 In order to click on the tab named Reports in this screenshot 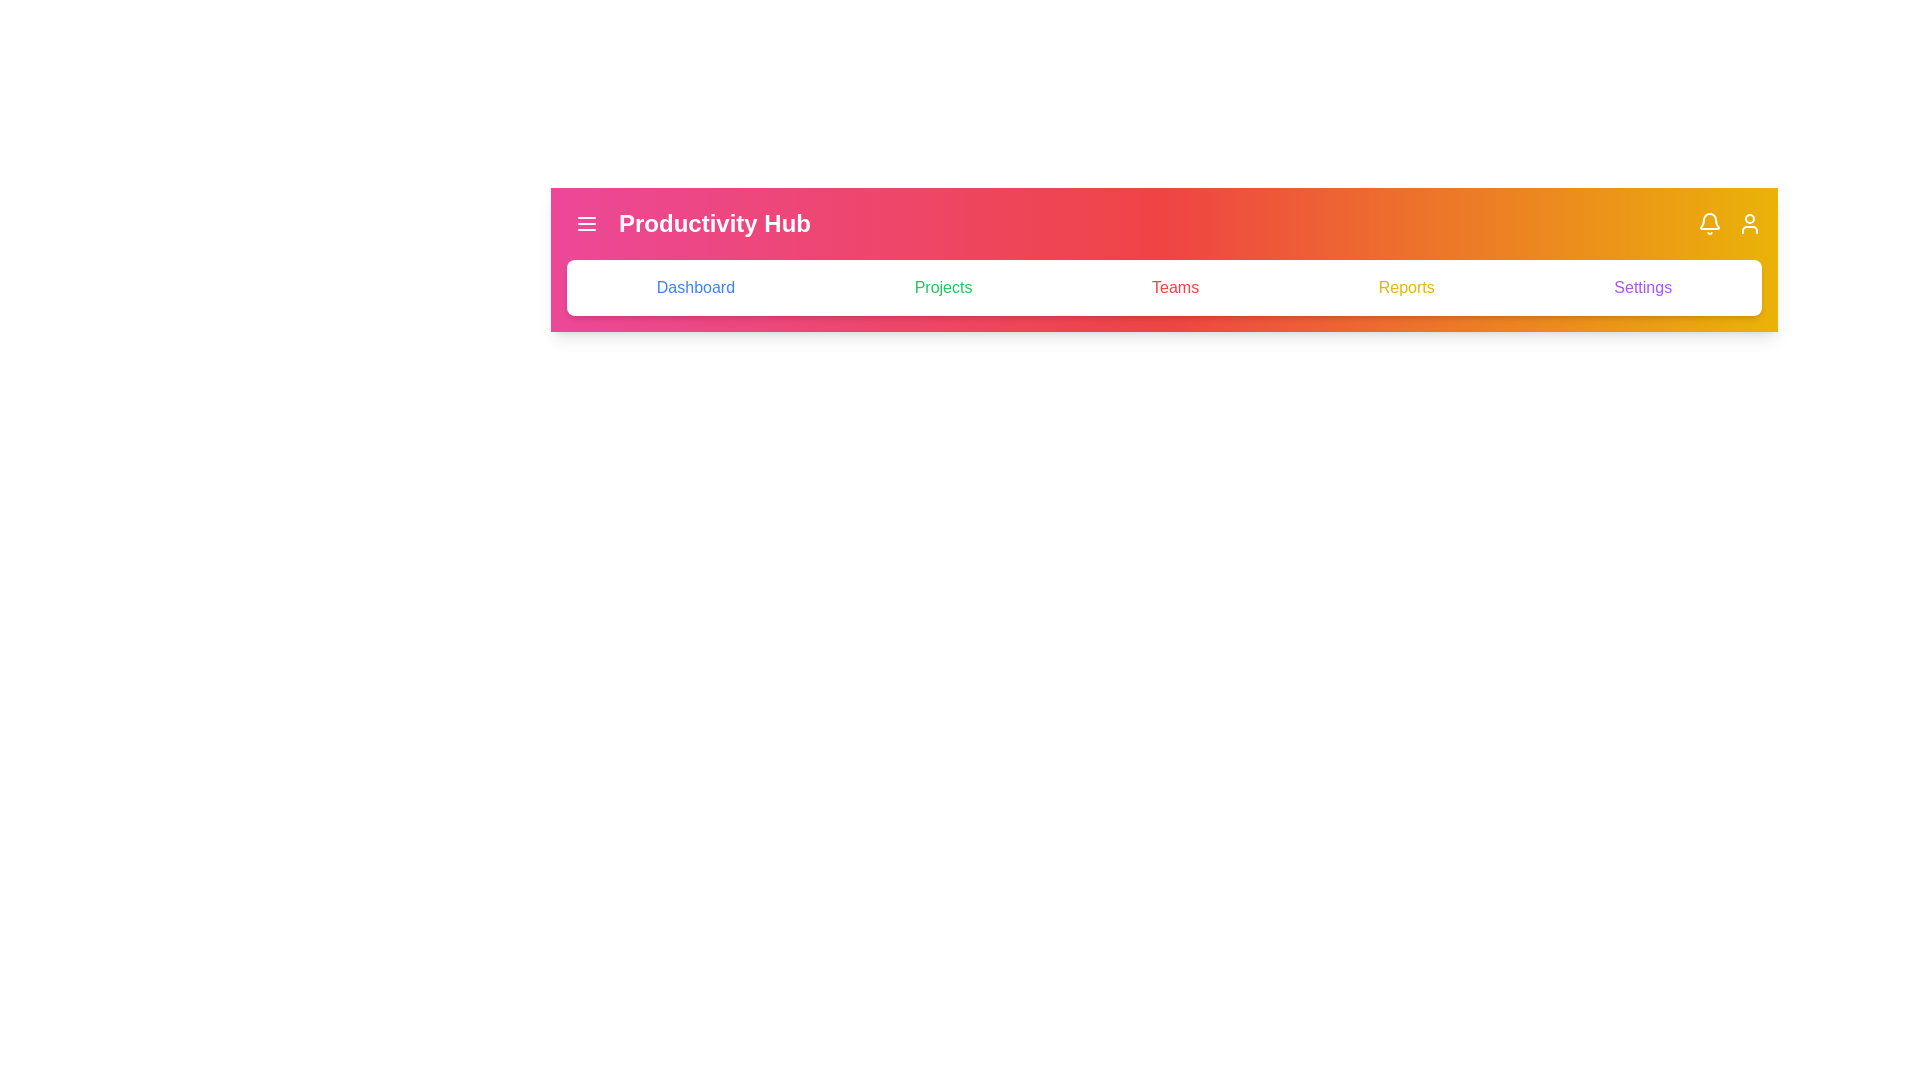, I will do `click(1405, 288)`.